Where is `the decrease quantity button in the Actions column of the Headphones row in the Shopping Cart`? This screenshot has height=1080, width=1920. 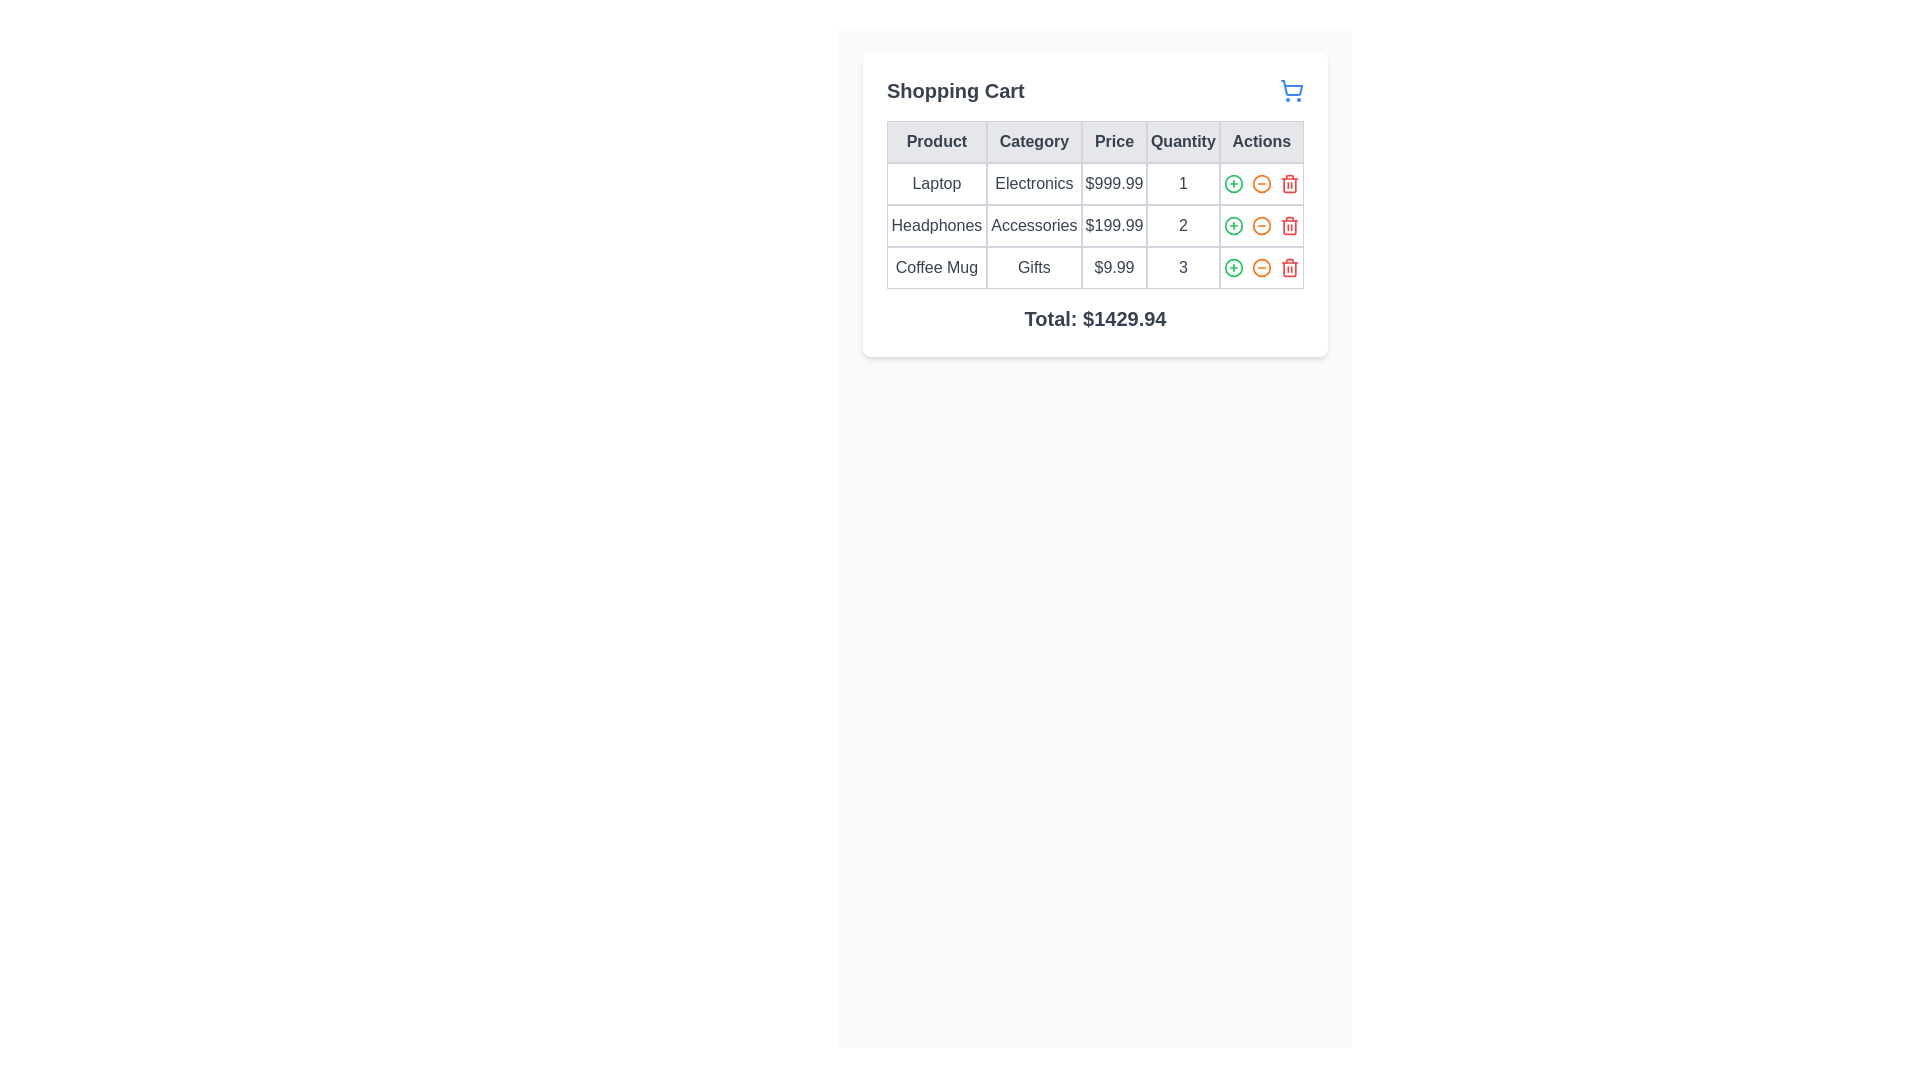 the decrease quantity button in the Actions column of the Headphones row in the Shopping Cart is located at coordinates (1260, 225).